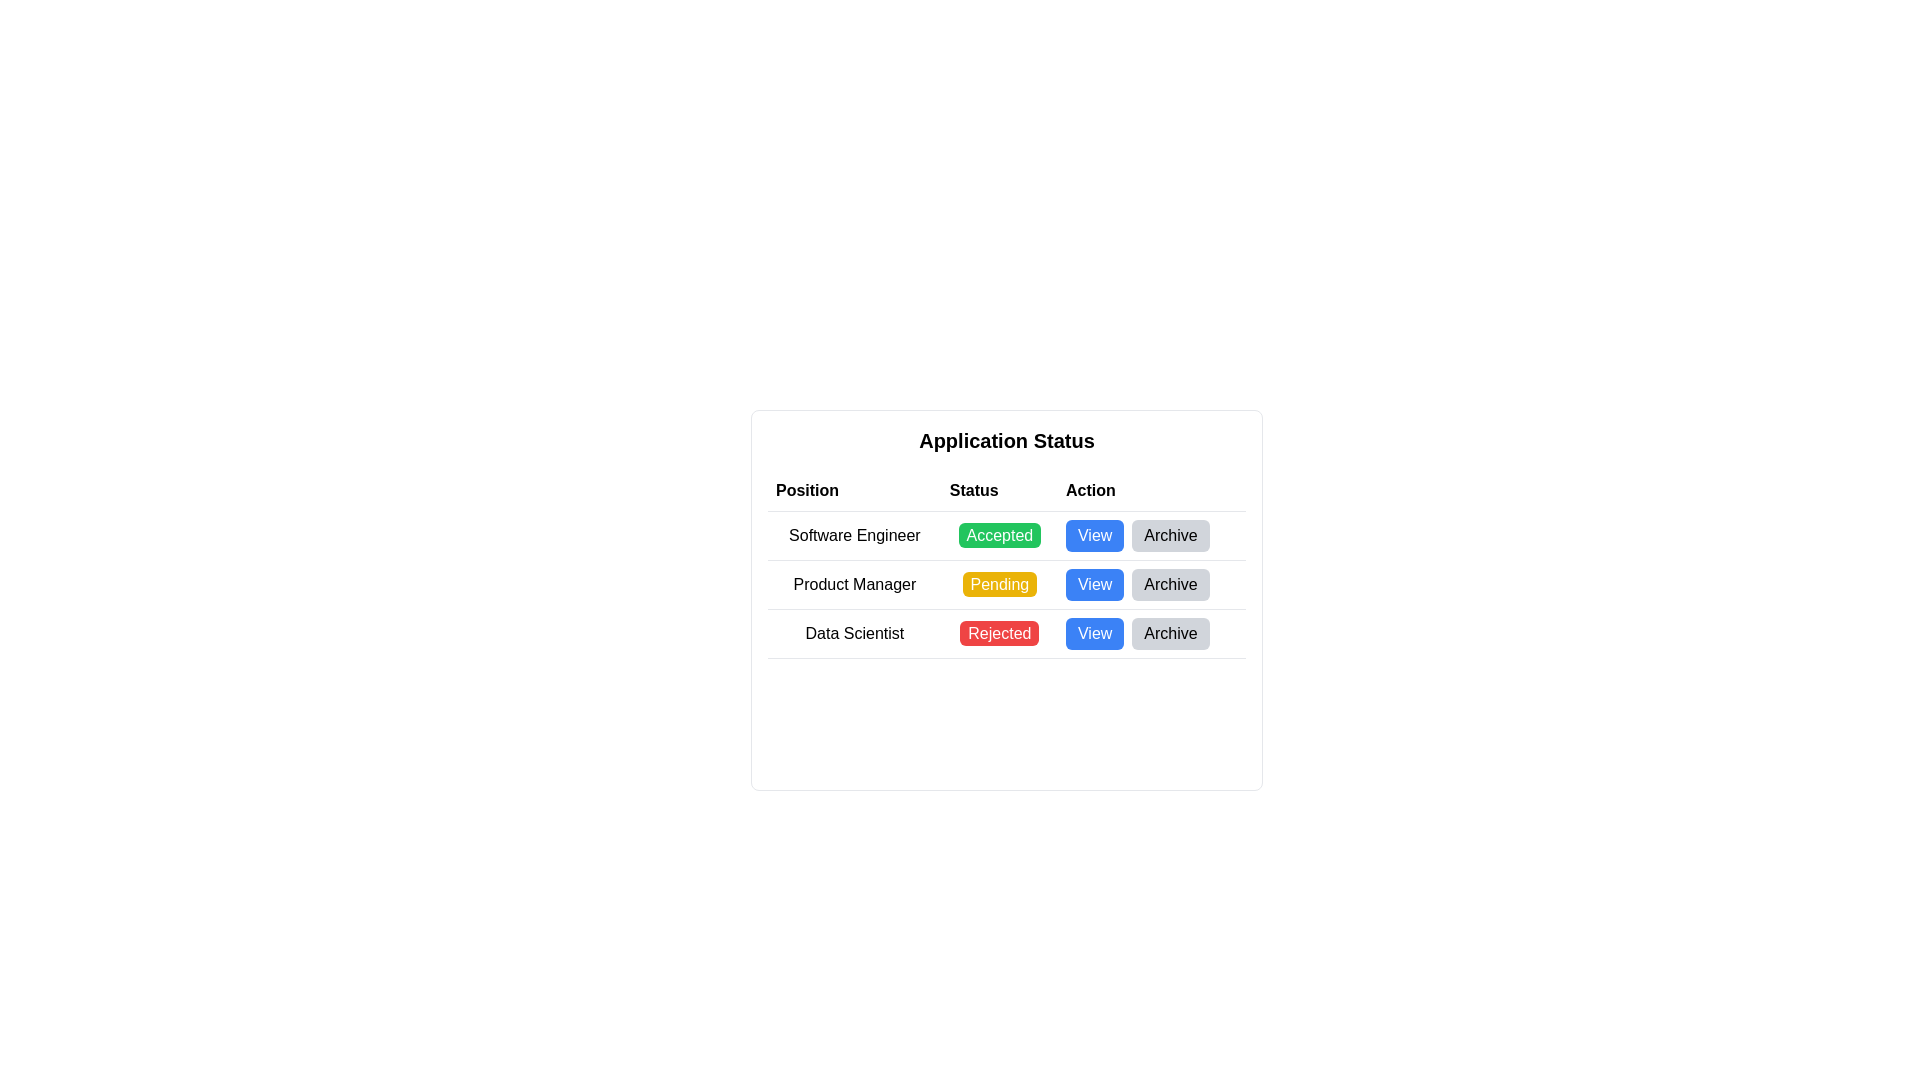  Describe the element at coordinates (1007, 599) in the screenshot. I see `the 'Pending' status in the second row of the application statuses table` at that location.